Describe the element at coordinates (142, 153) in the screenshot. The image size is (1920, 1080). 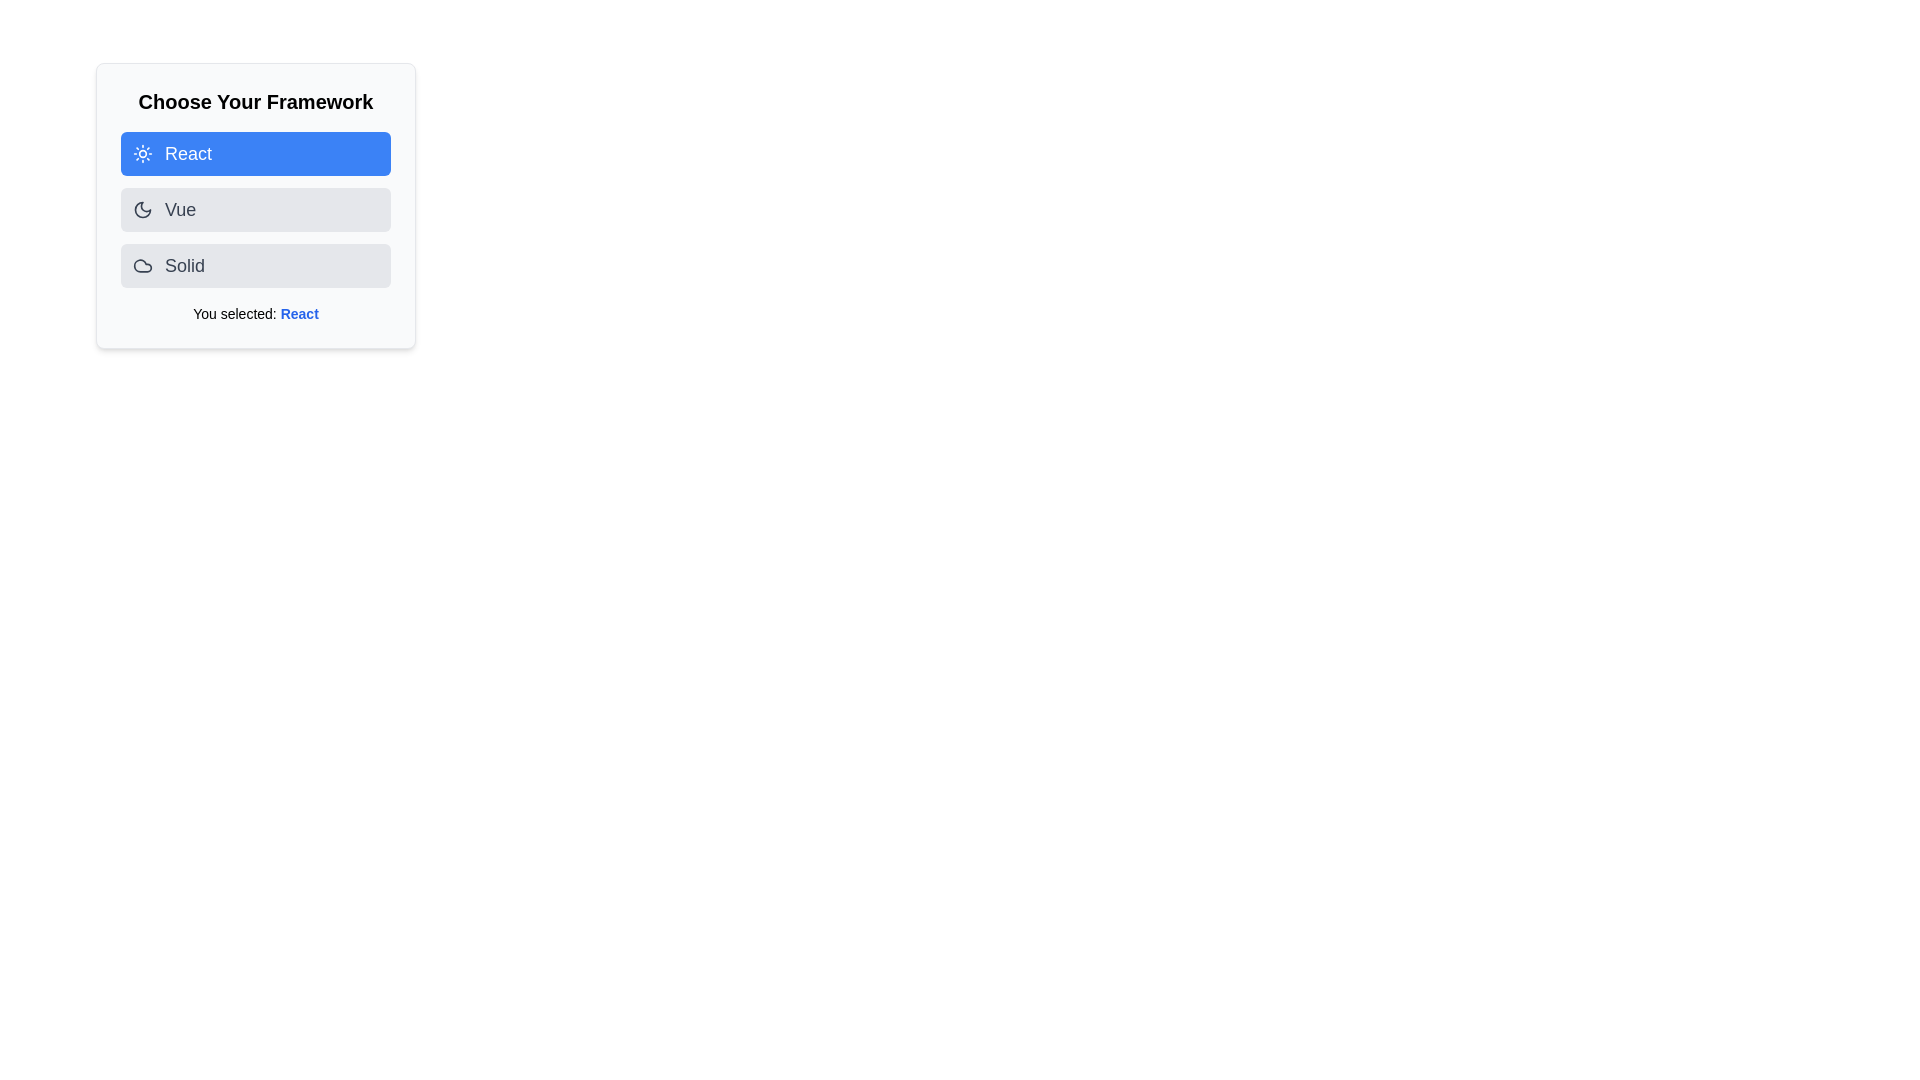
I see `the sun icon SVG graphic located on the leftmost side of the blue 'React' button` at that location.